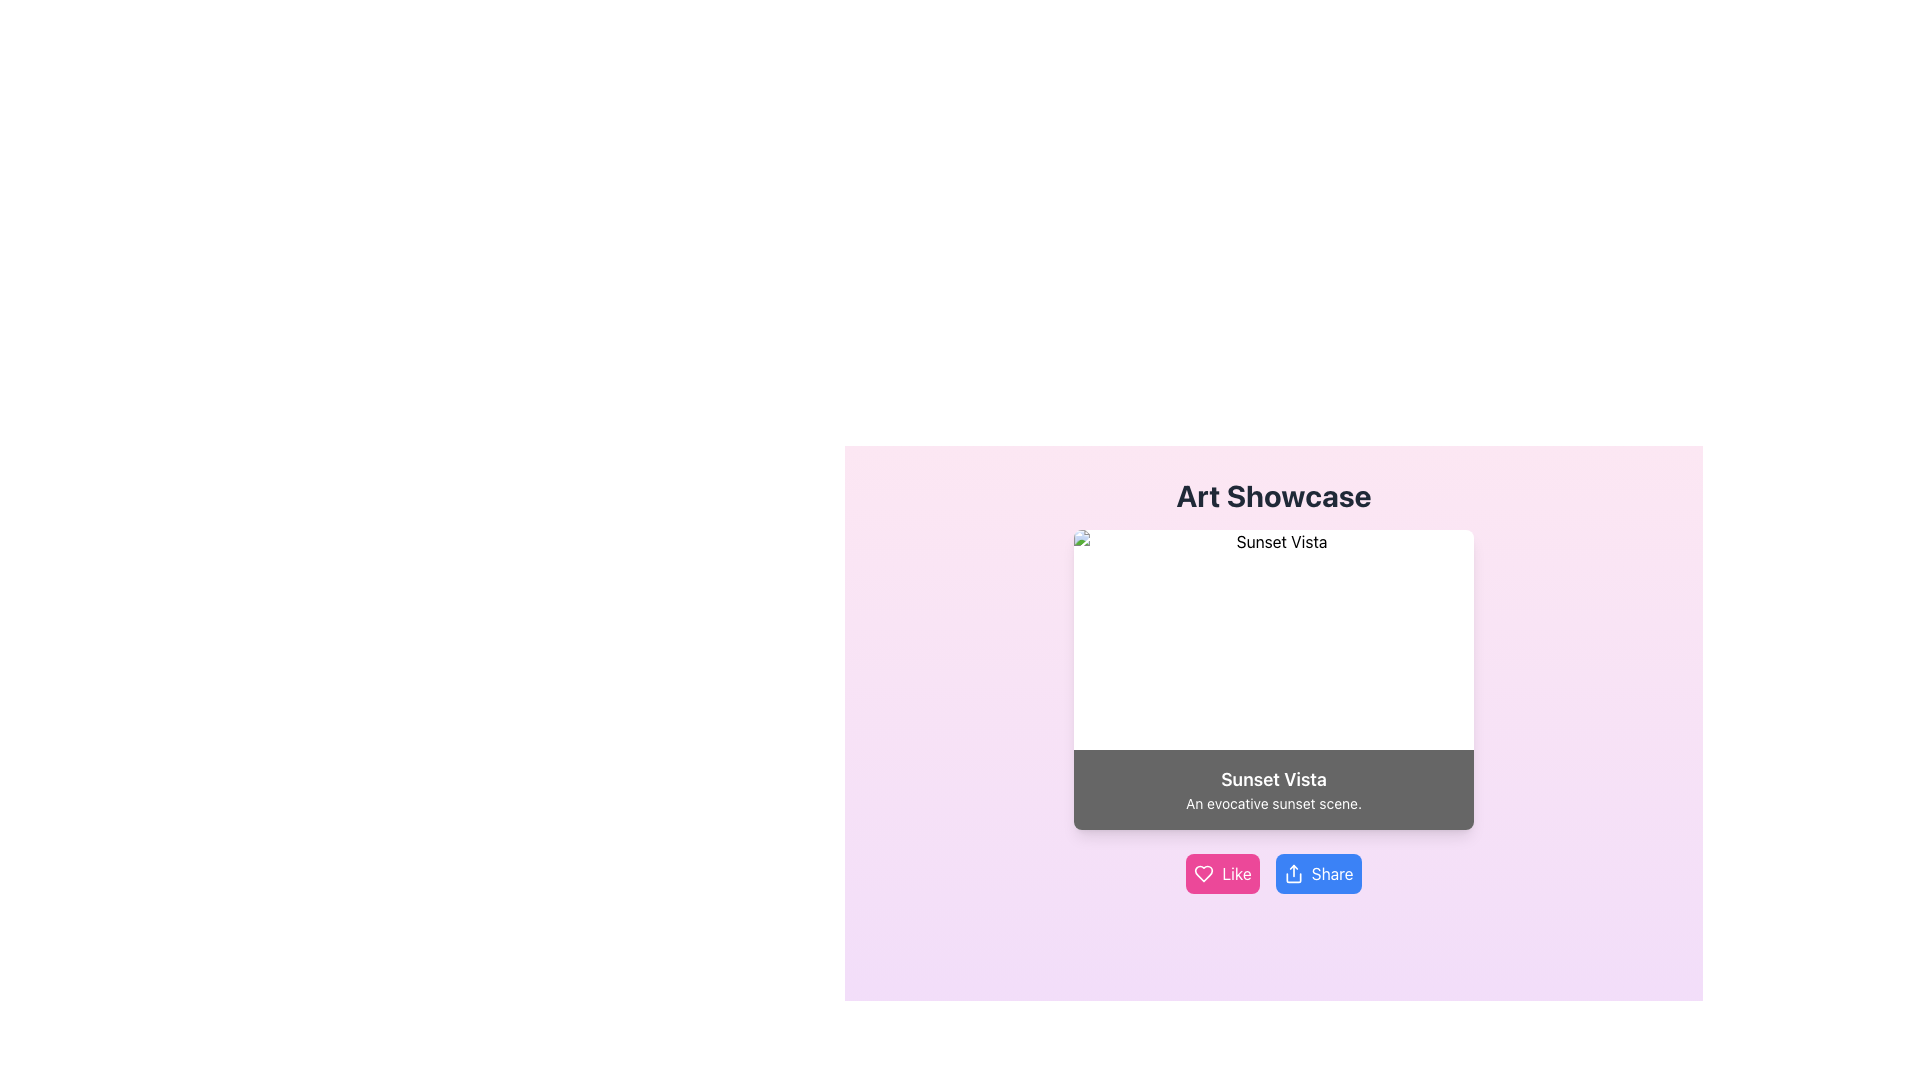 Image resolution: width=1920 pixels, height=1080 pixels. I want to click on the 'Like' button icon that indicates approval or preference for the content titled 'Sunset Vista', so click(1203, 873).